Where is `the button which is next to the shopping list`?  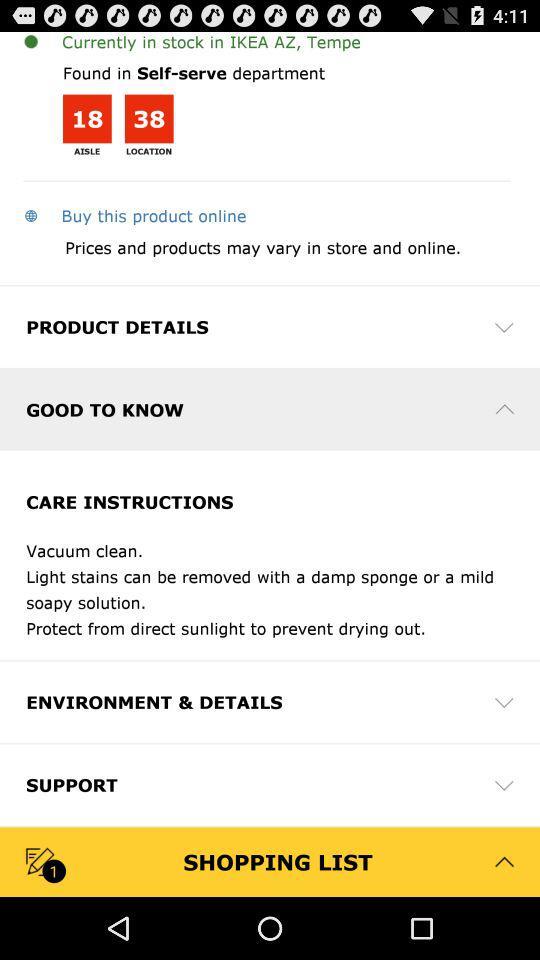 the button which is next to the shopping list is located at coordinates (503, 860).